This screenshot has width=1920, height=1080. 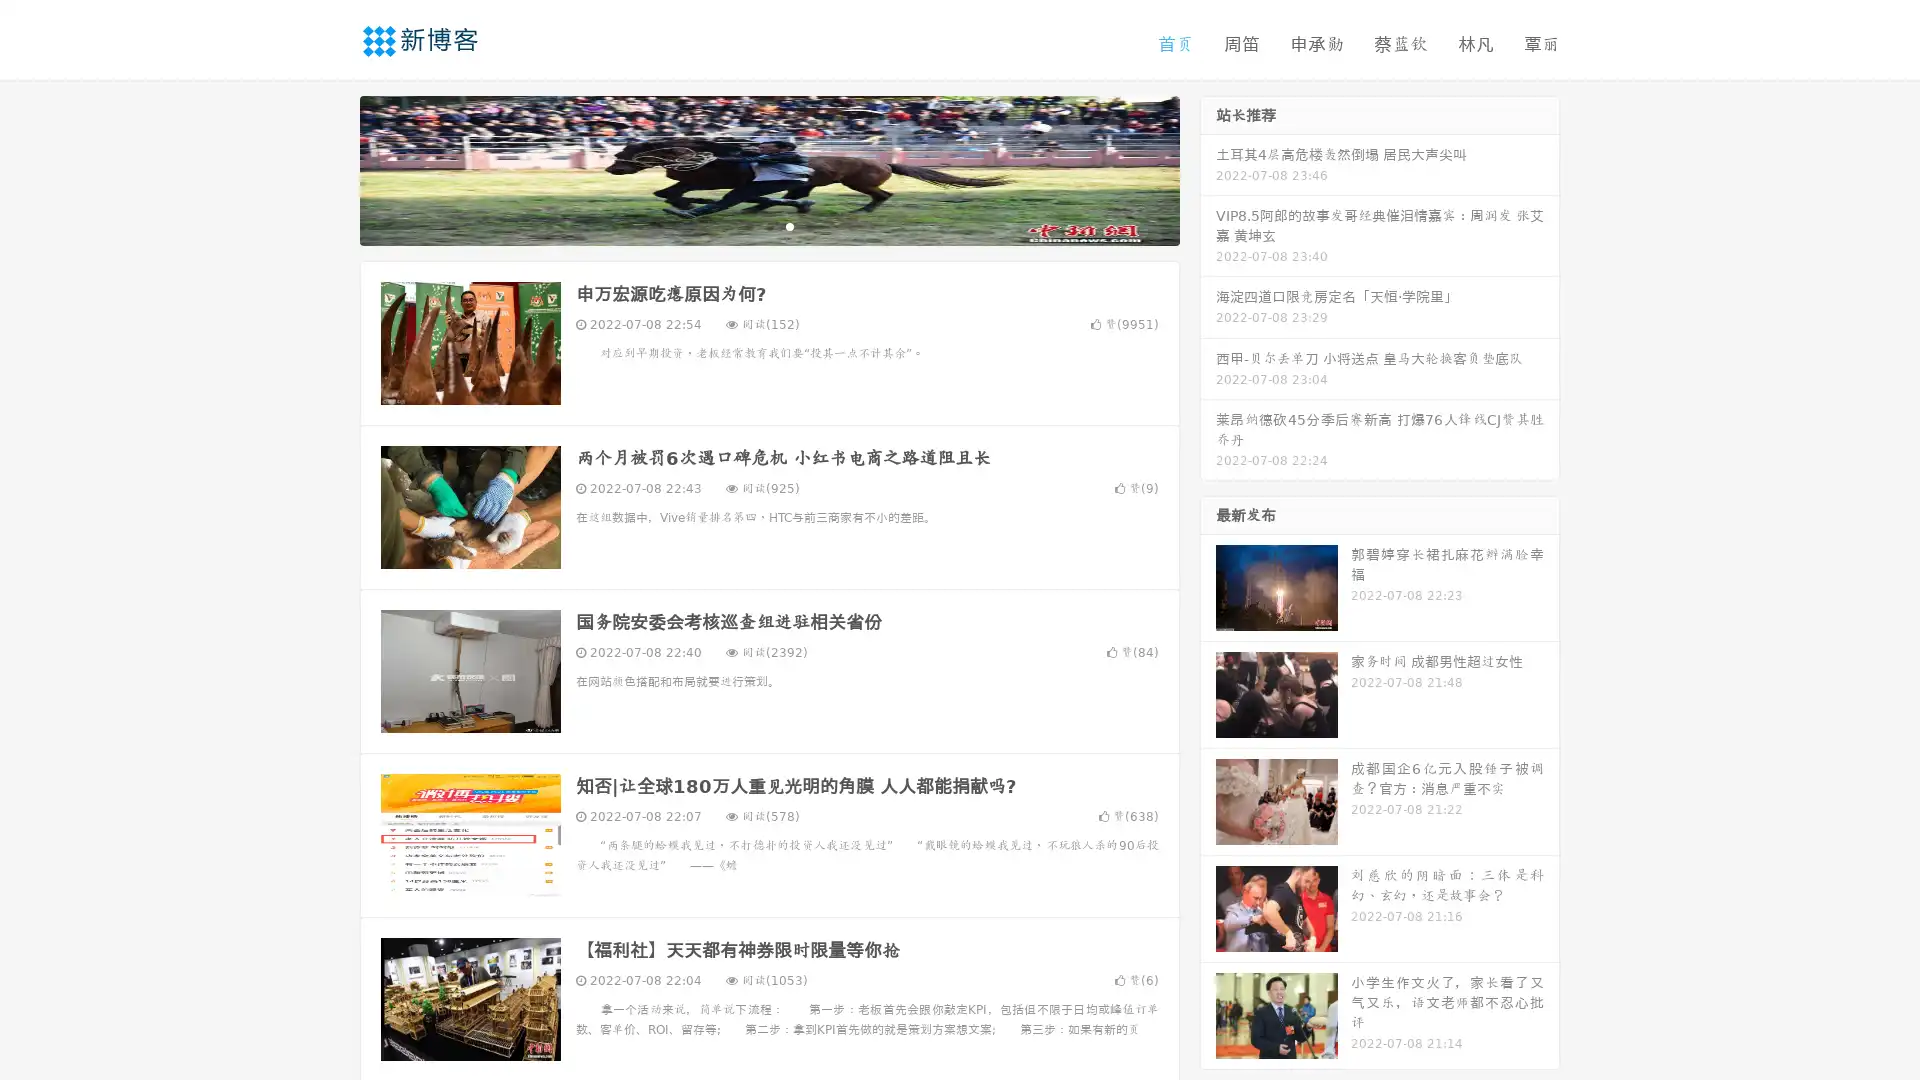 What do you see at coordinates (748, 225) in the screenshot?
I see `Go to slide 1` at bounding box center [748, 225].